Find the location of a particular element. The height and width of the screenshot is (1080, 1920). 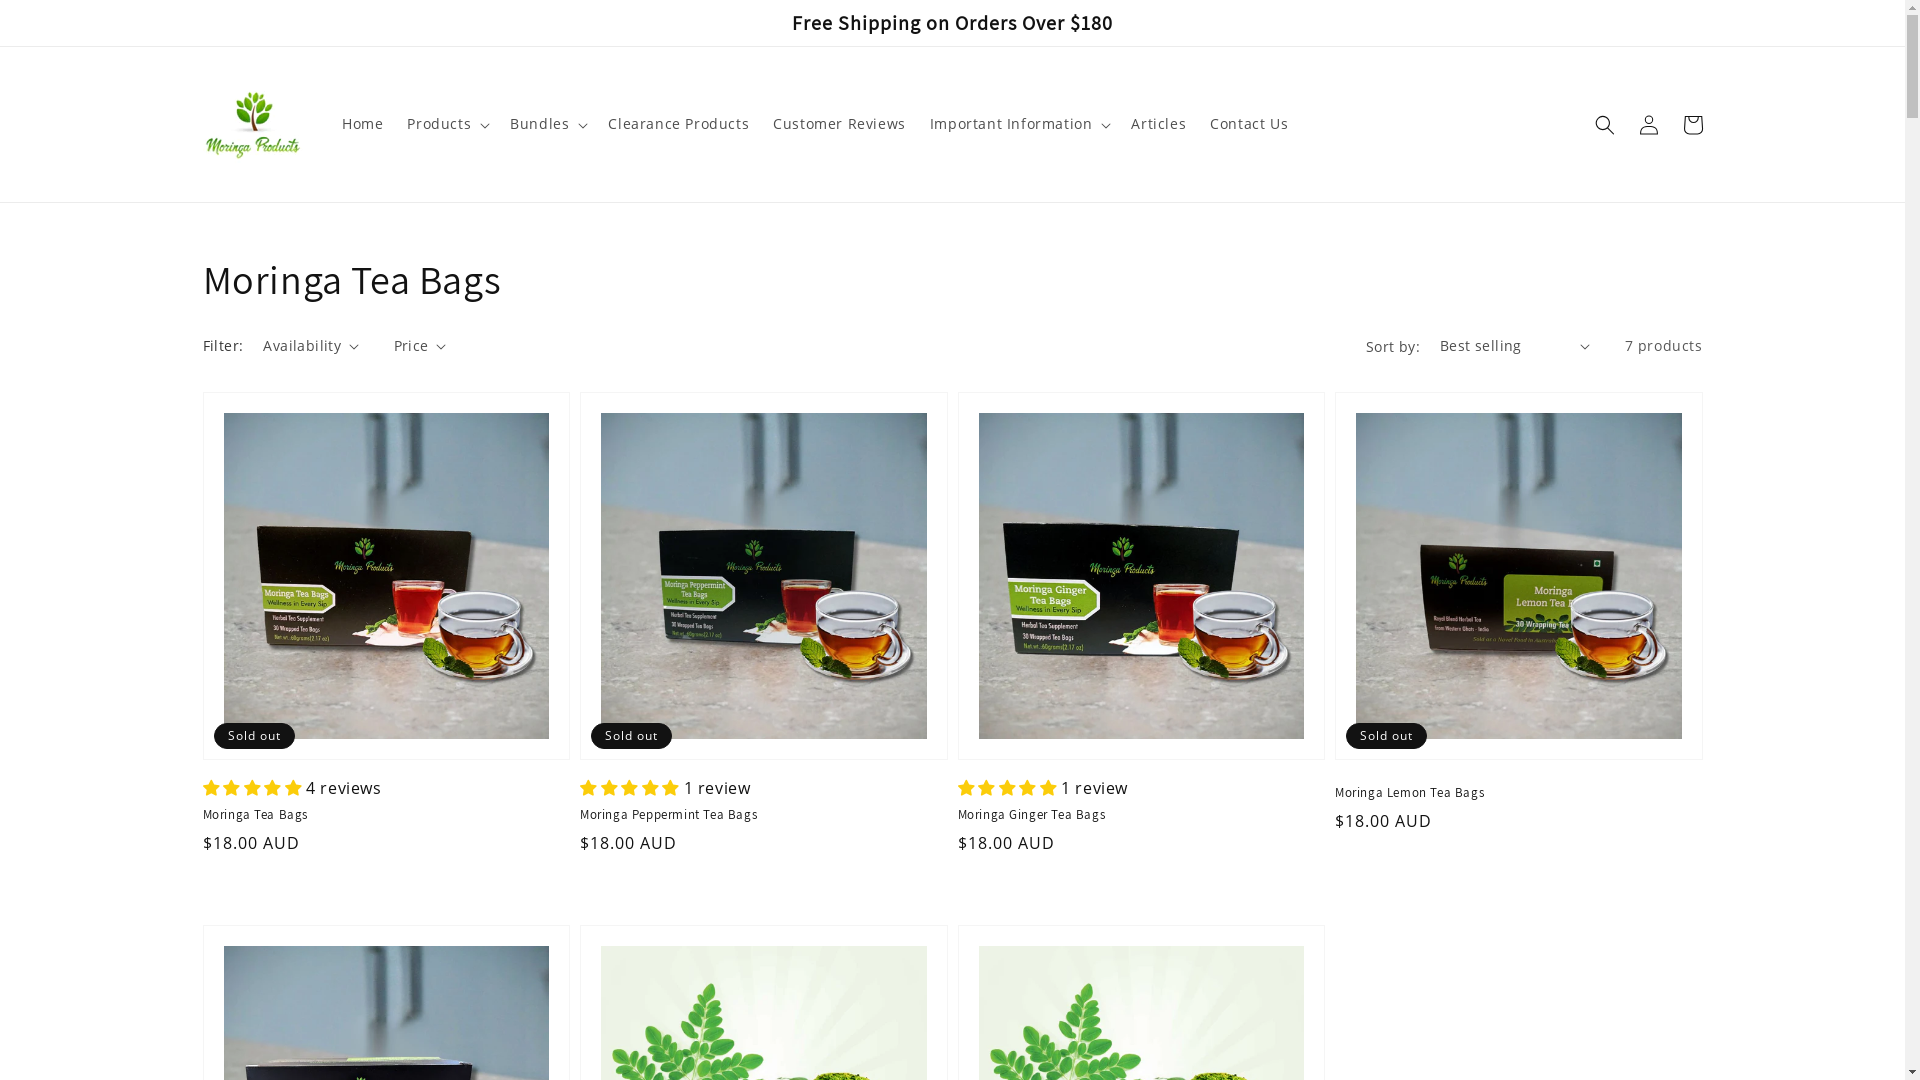

'Articles' is located at coordinates (1158, 123).